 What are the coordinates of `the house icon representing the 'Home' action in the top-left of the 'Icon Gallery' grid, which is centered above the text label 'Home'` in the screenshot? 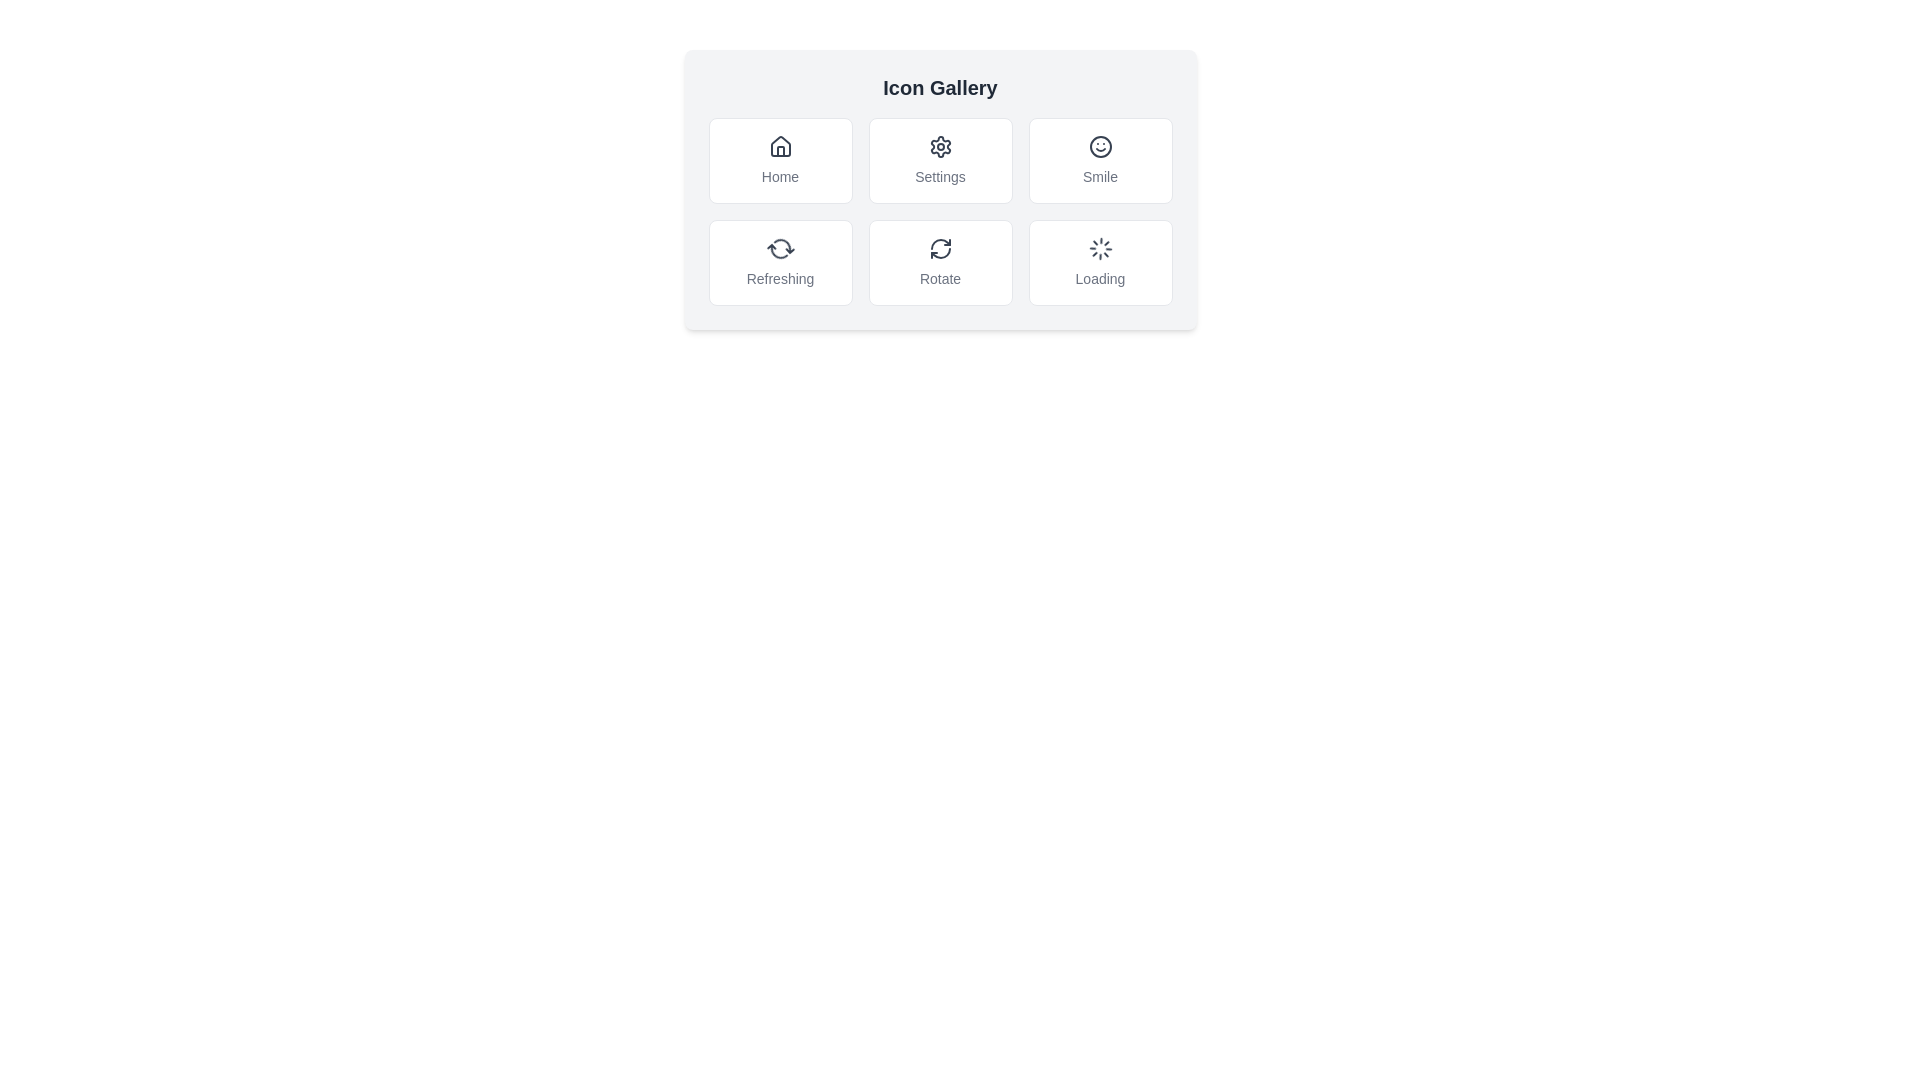 It's located at (779, 145).